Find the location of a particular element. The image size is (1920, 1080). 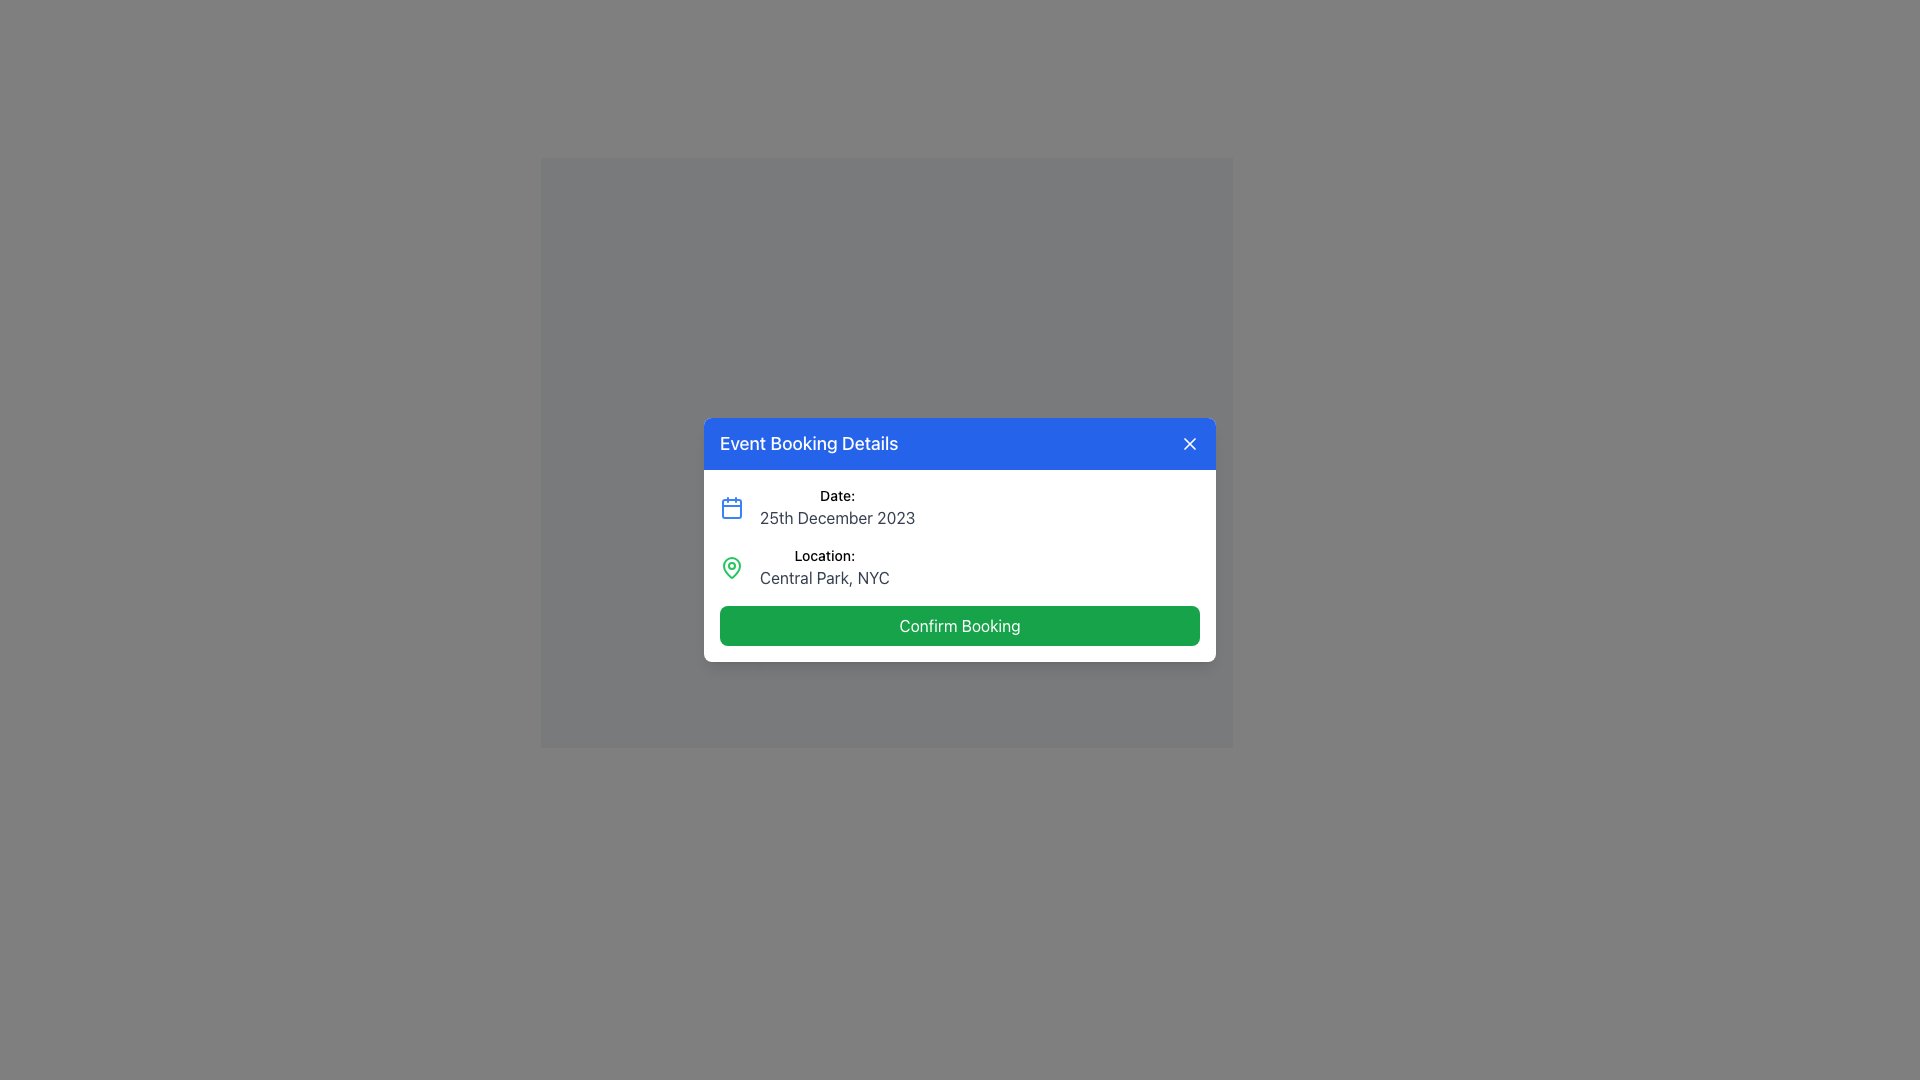

the Text Label in the header section of the modal dialog that informs the user about event booking details is located at coordinates (809, 442).